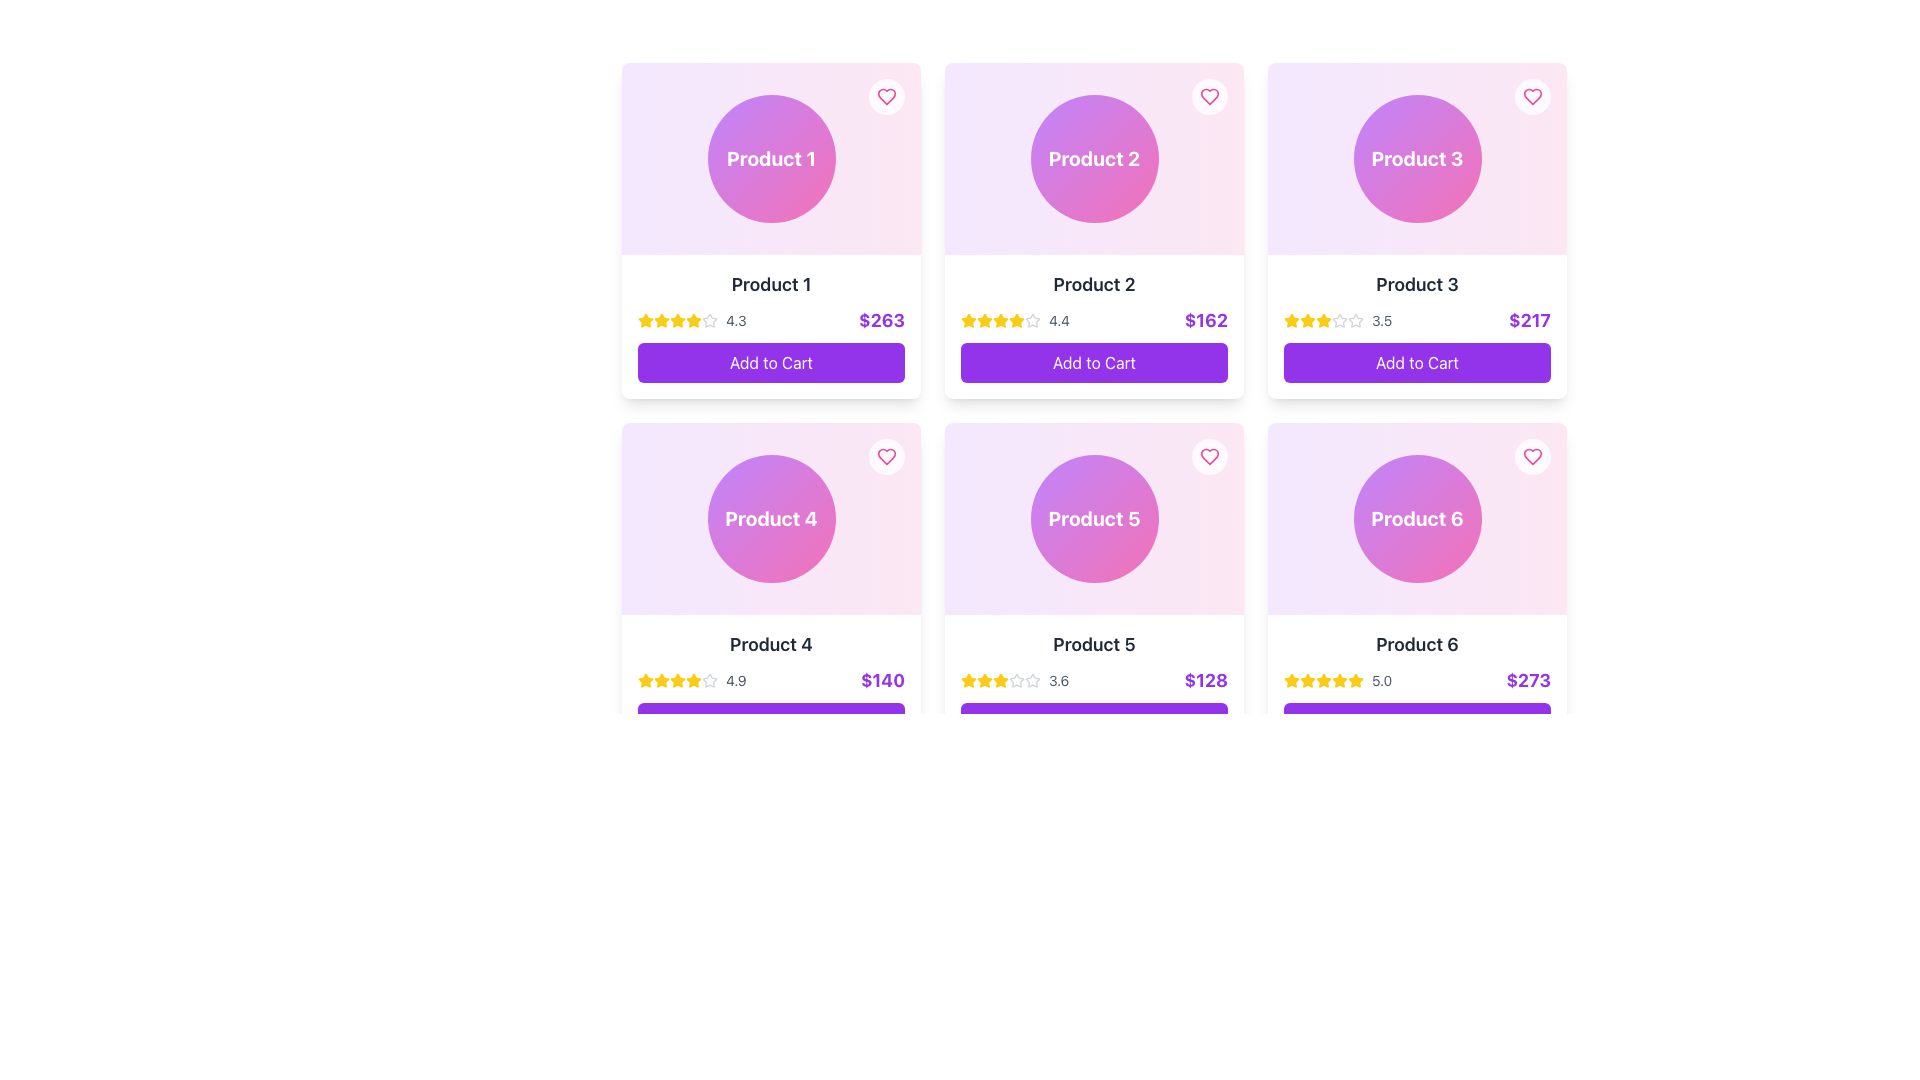 This screenshot has height=1080, width=1920. Describe the element at coordinates (999, 319) in the screenshot. I see `the third yellow star icon in the rating section under the 'Product 2' card to rate it` at that location.